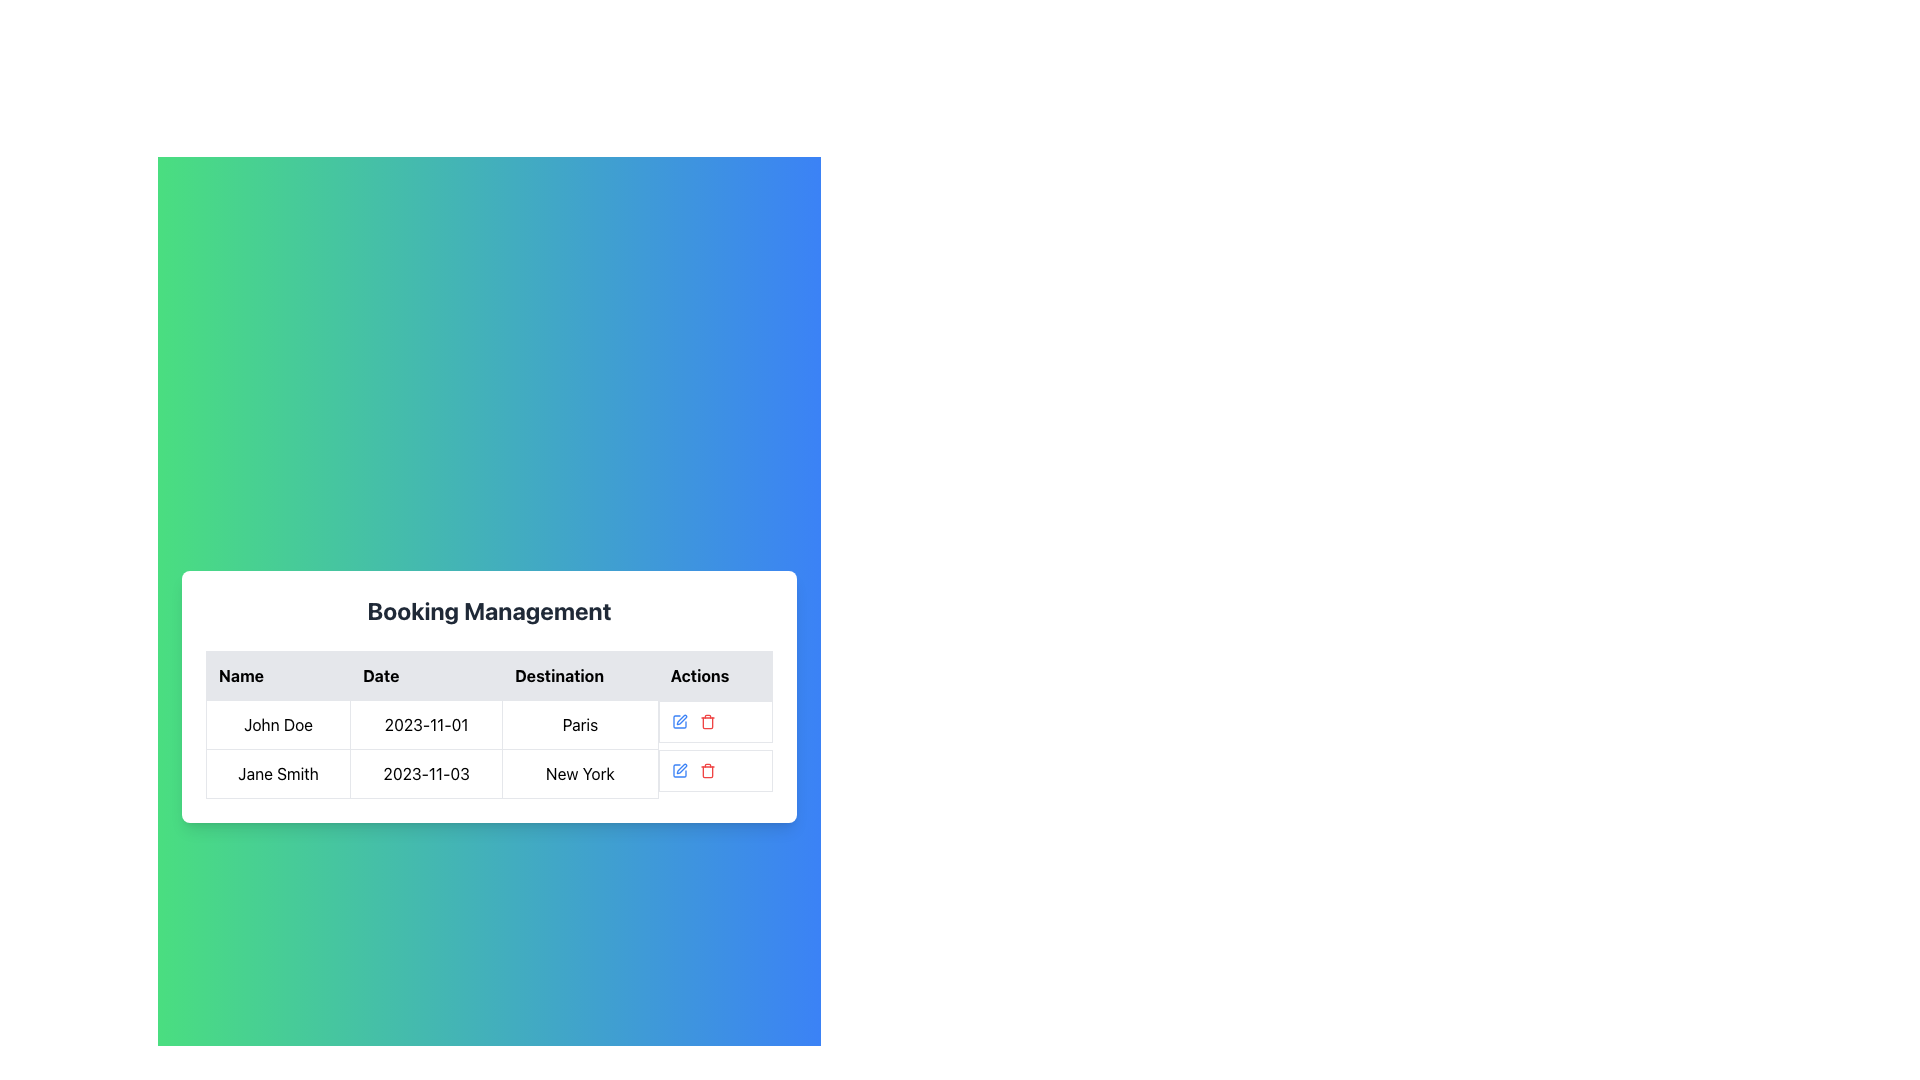 The height and width of the screenshot is (1080, 1920). Describe the element at coordinates (489, 725) in the screenshot. I see `the first row of the Booking Management table` at that location.